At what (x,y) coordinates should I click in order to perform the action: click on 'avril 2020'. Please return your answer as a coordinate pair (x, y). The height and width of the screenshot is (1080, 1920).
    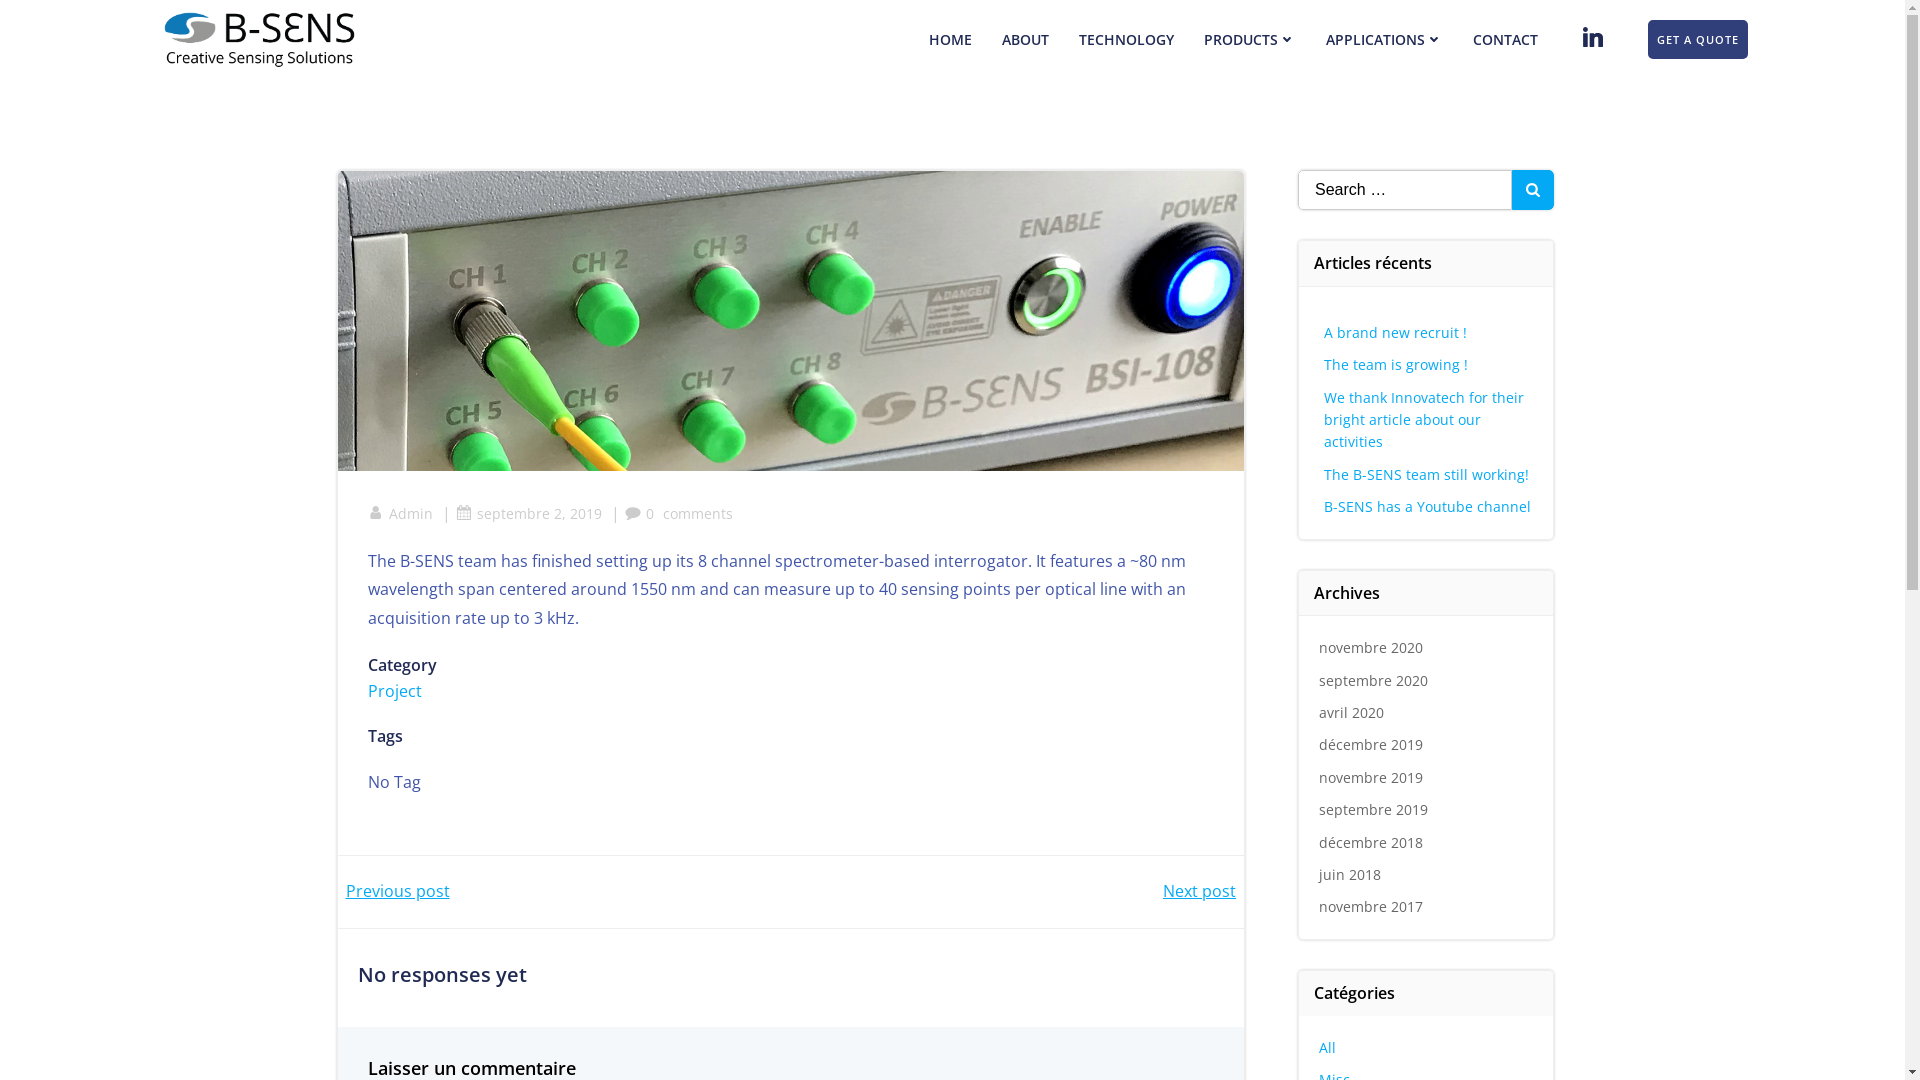
    Looking at the image, I should click on (1351, 711).